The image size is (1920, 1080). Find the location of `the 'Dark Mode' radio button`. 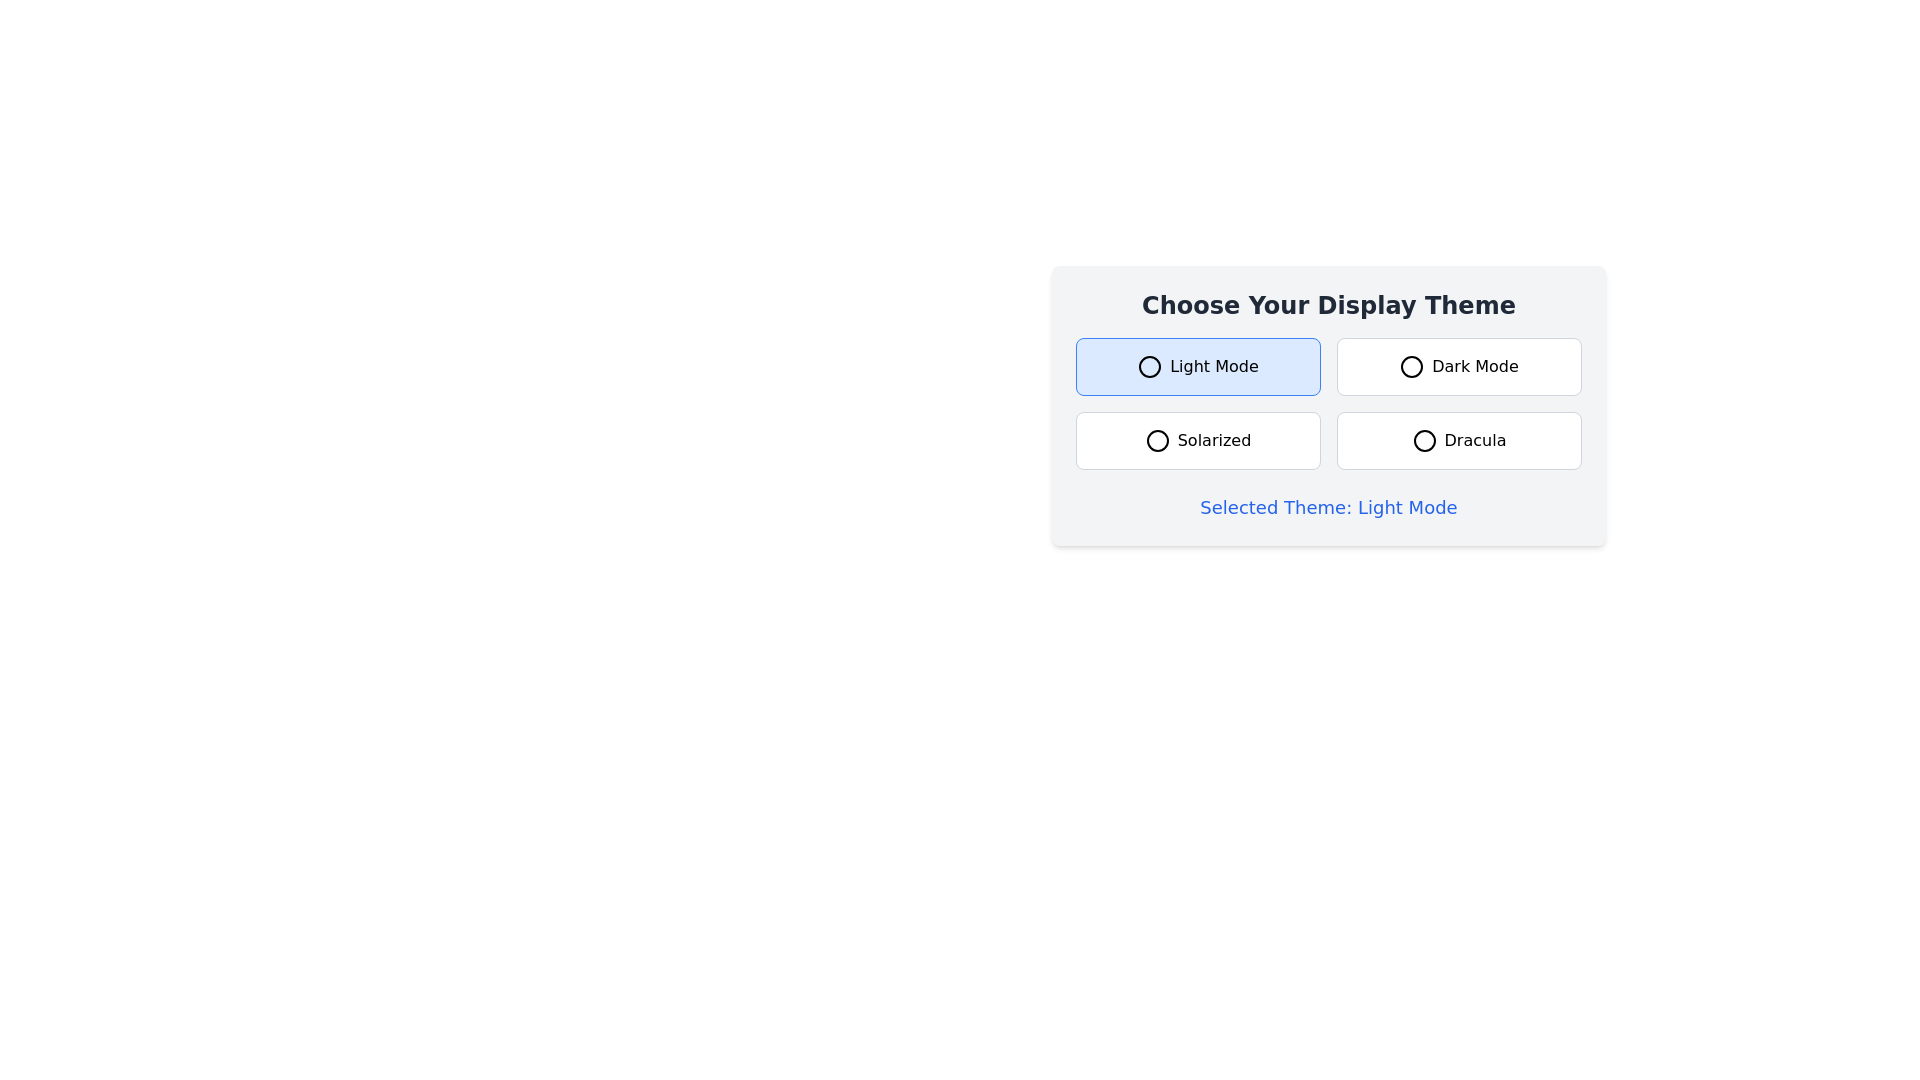

the 'Dark Mode' radio button is located at coordinates (1459, 366).